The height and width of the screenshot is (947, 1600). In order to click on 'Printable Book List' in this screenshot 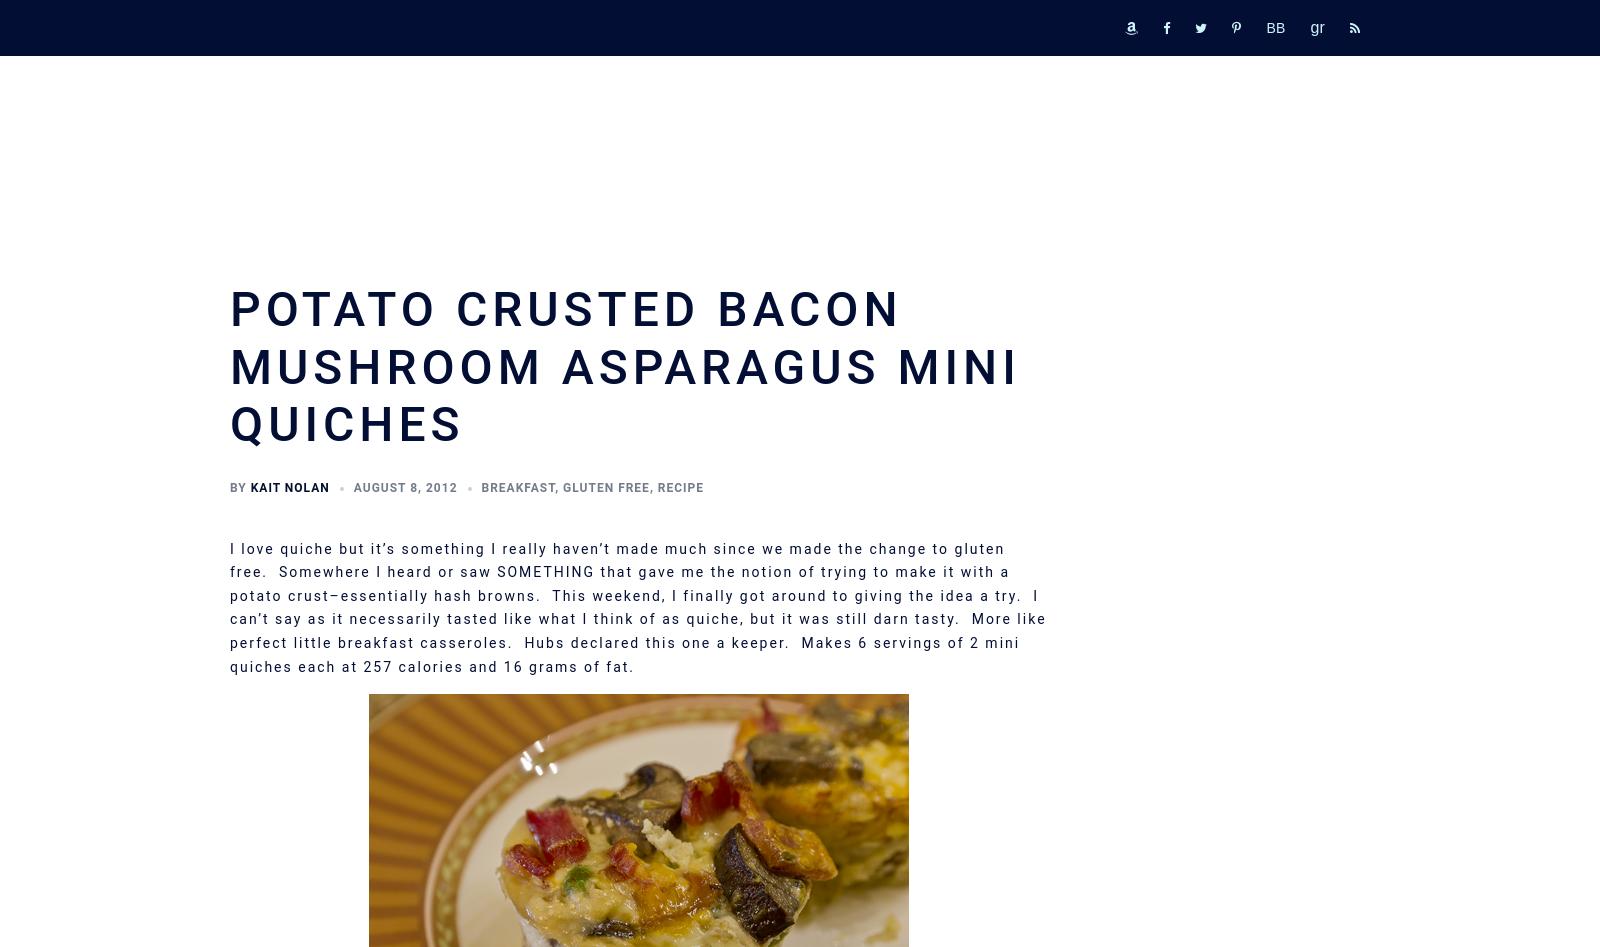, I will do `click(1172, 160)`.